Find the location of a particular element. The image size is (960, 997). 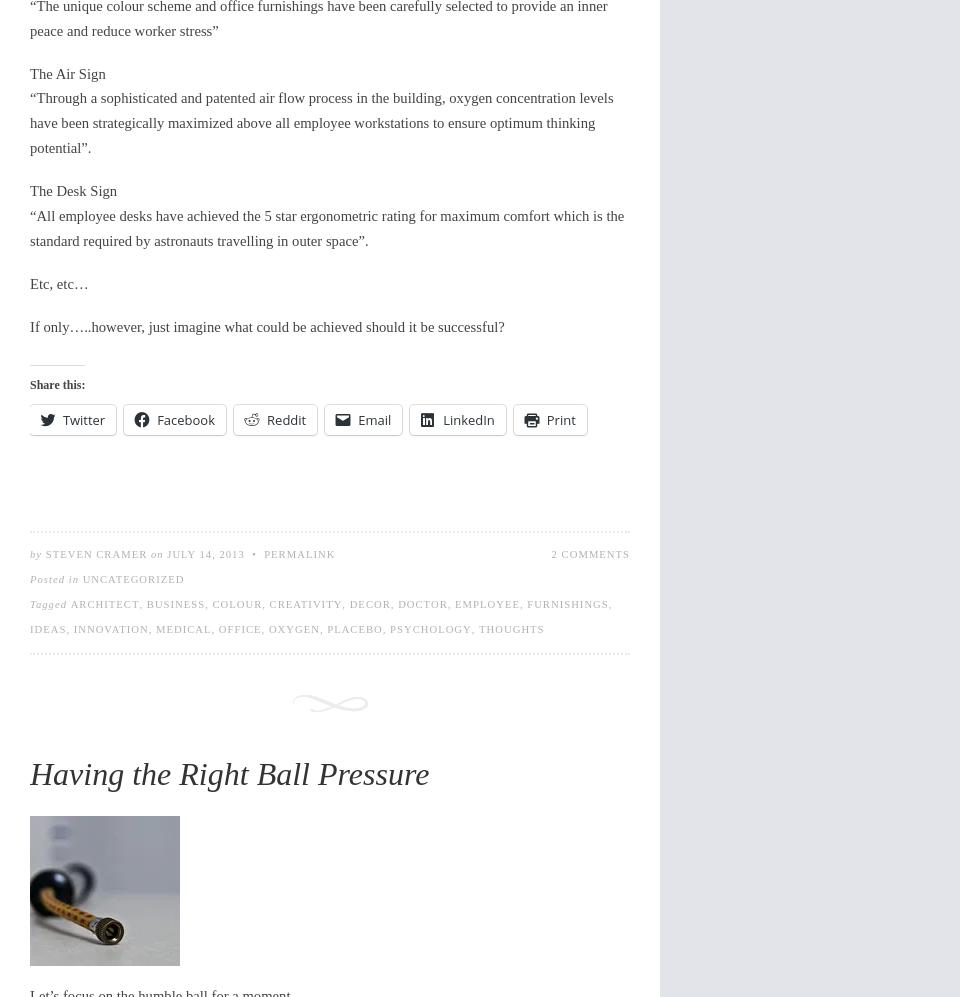

'“Through a sophisticated and patented air flow process in the building, oxygen concentration levels have been strategically maximized above all employee workstations to ensure optimum thinking potential”.' is located at coordinates (28, 123).